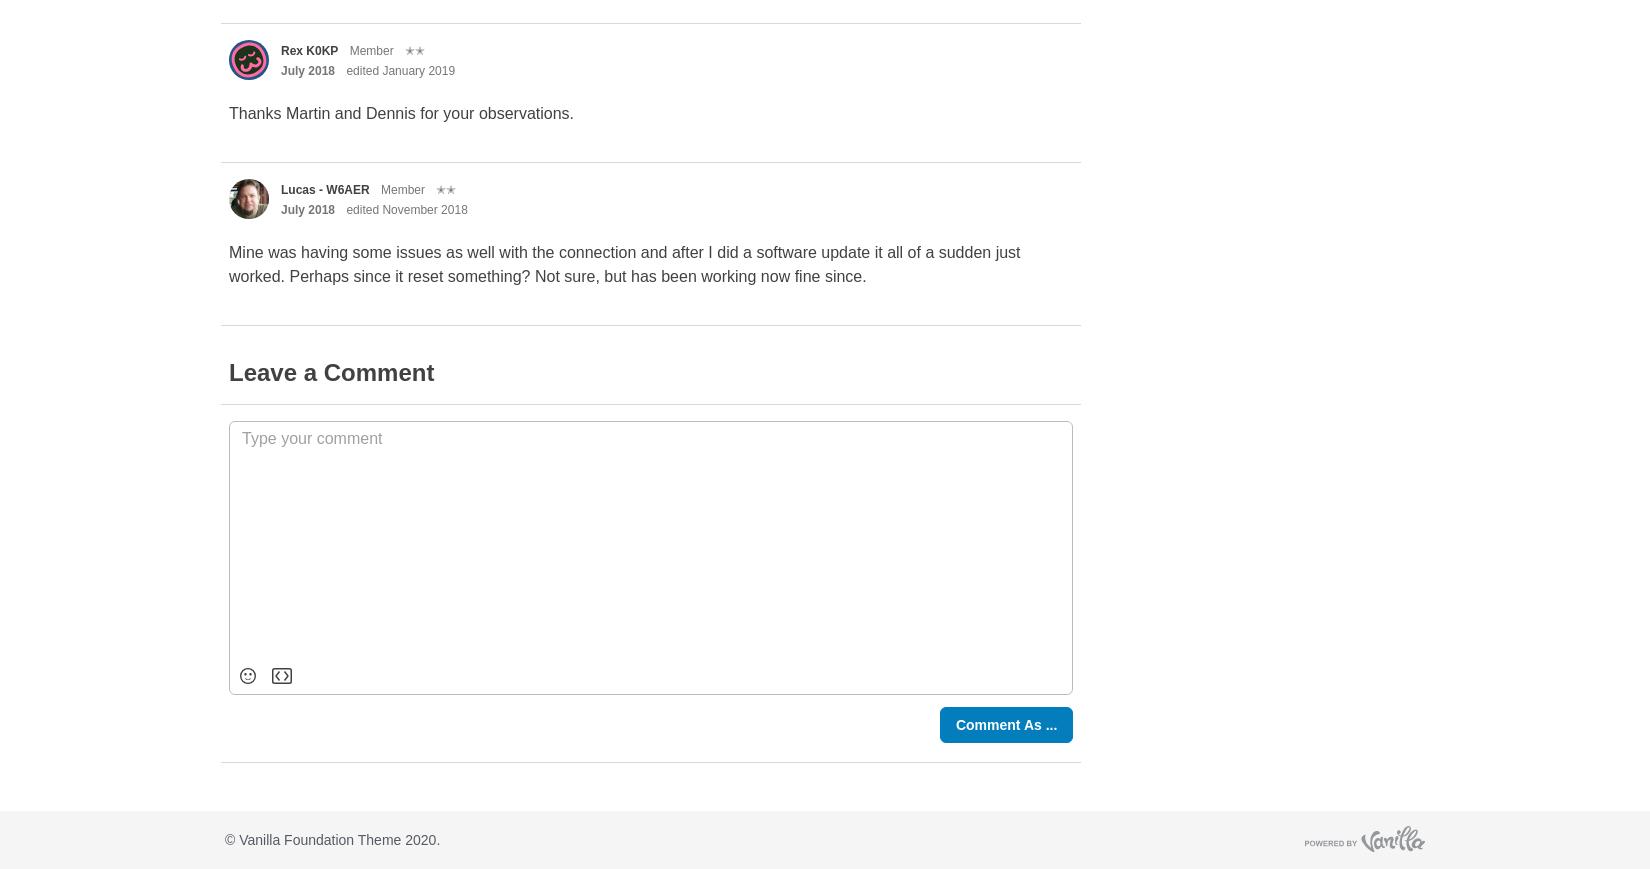 This screenshot has height=869, width=1650. Describe the element at coordinates (1006, 725) in the screenshot. I see `'Comment As ...'` at that location.